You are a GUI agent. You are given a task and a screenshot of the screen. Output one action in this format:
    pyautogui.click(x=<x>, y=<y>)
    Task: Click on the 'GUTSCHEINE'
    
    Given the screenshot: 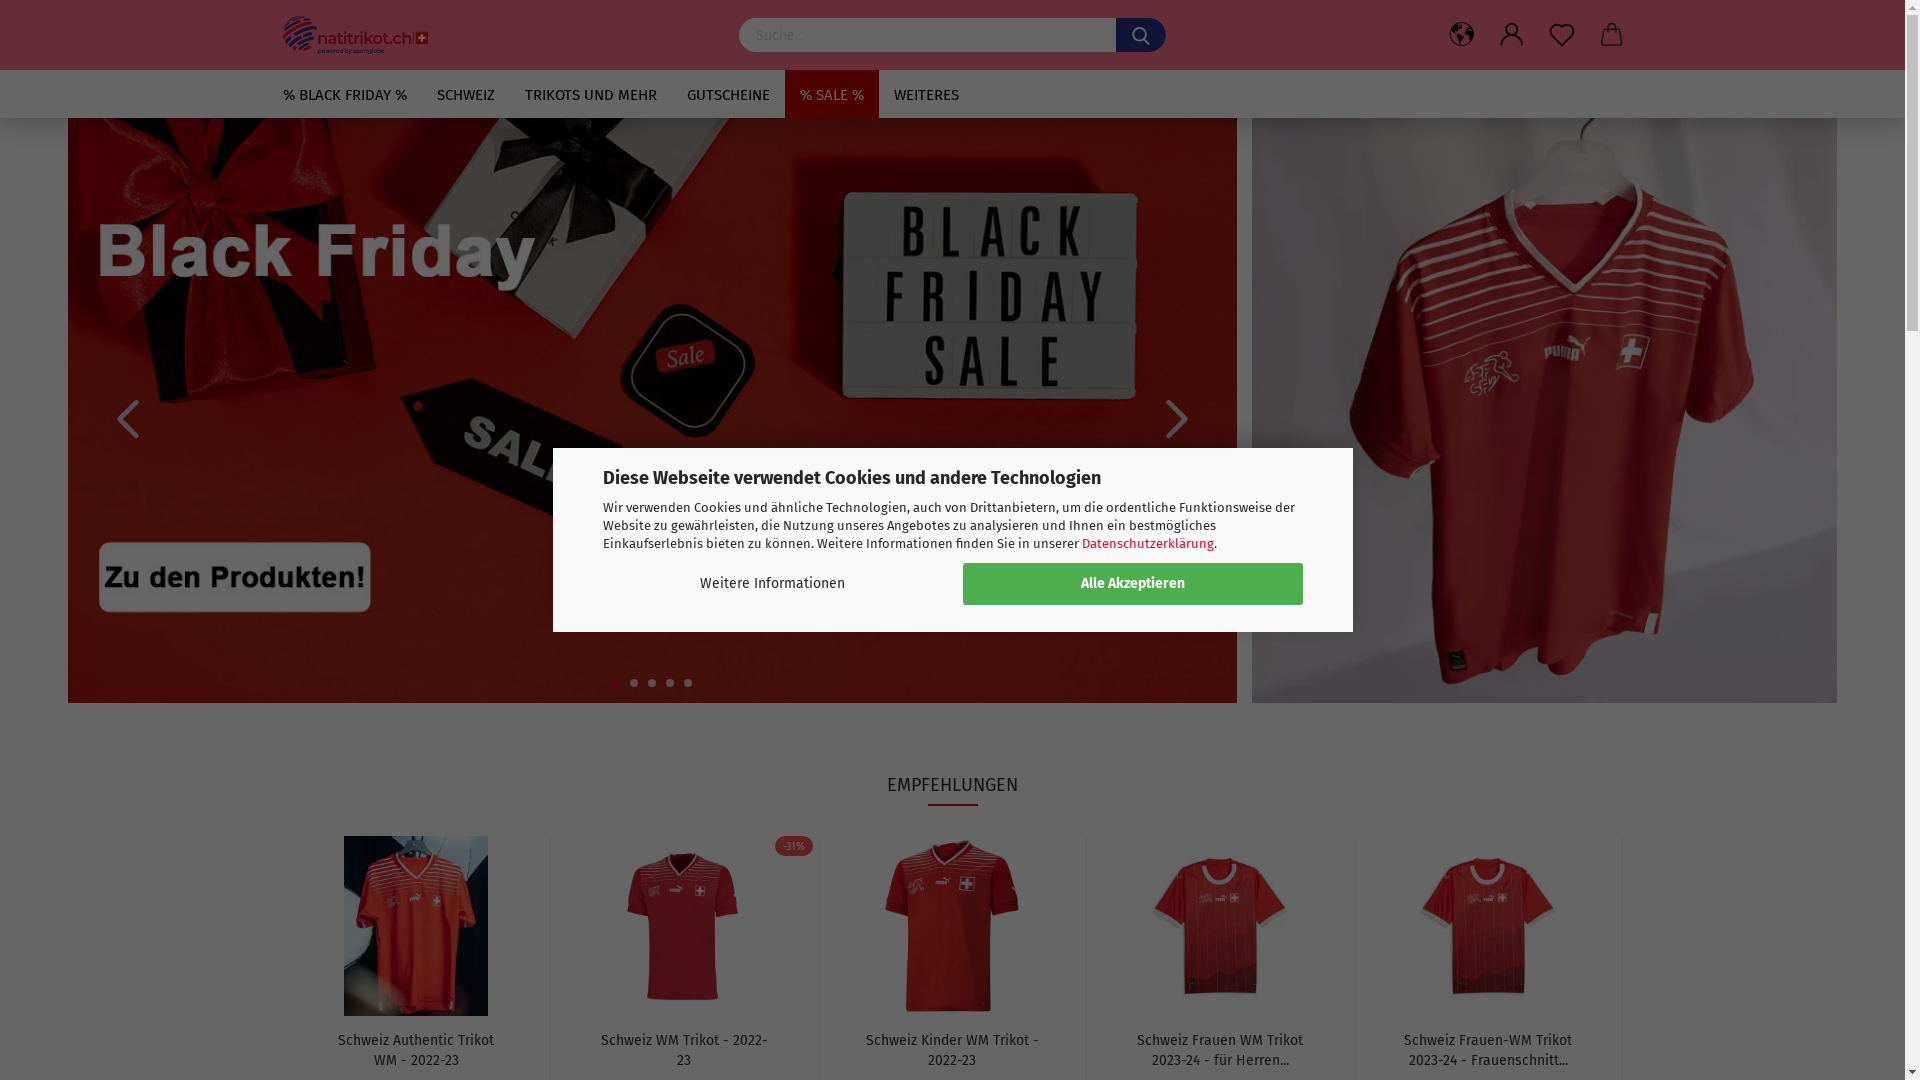 What is the action you would take?
    pyautogui.click(x=727, y=93)
    